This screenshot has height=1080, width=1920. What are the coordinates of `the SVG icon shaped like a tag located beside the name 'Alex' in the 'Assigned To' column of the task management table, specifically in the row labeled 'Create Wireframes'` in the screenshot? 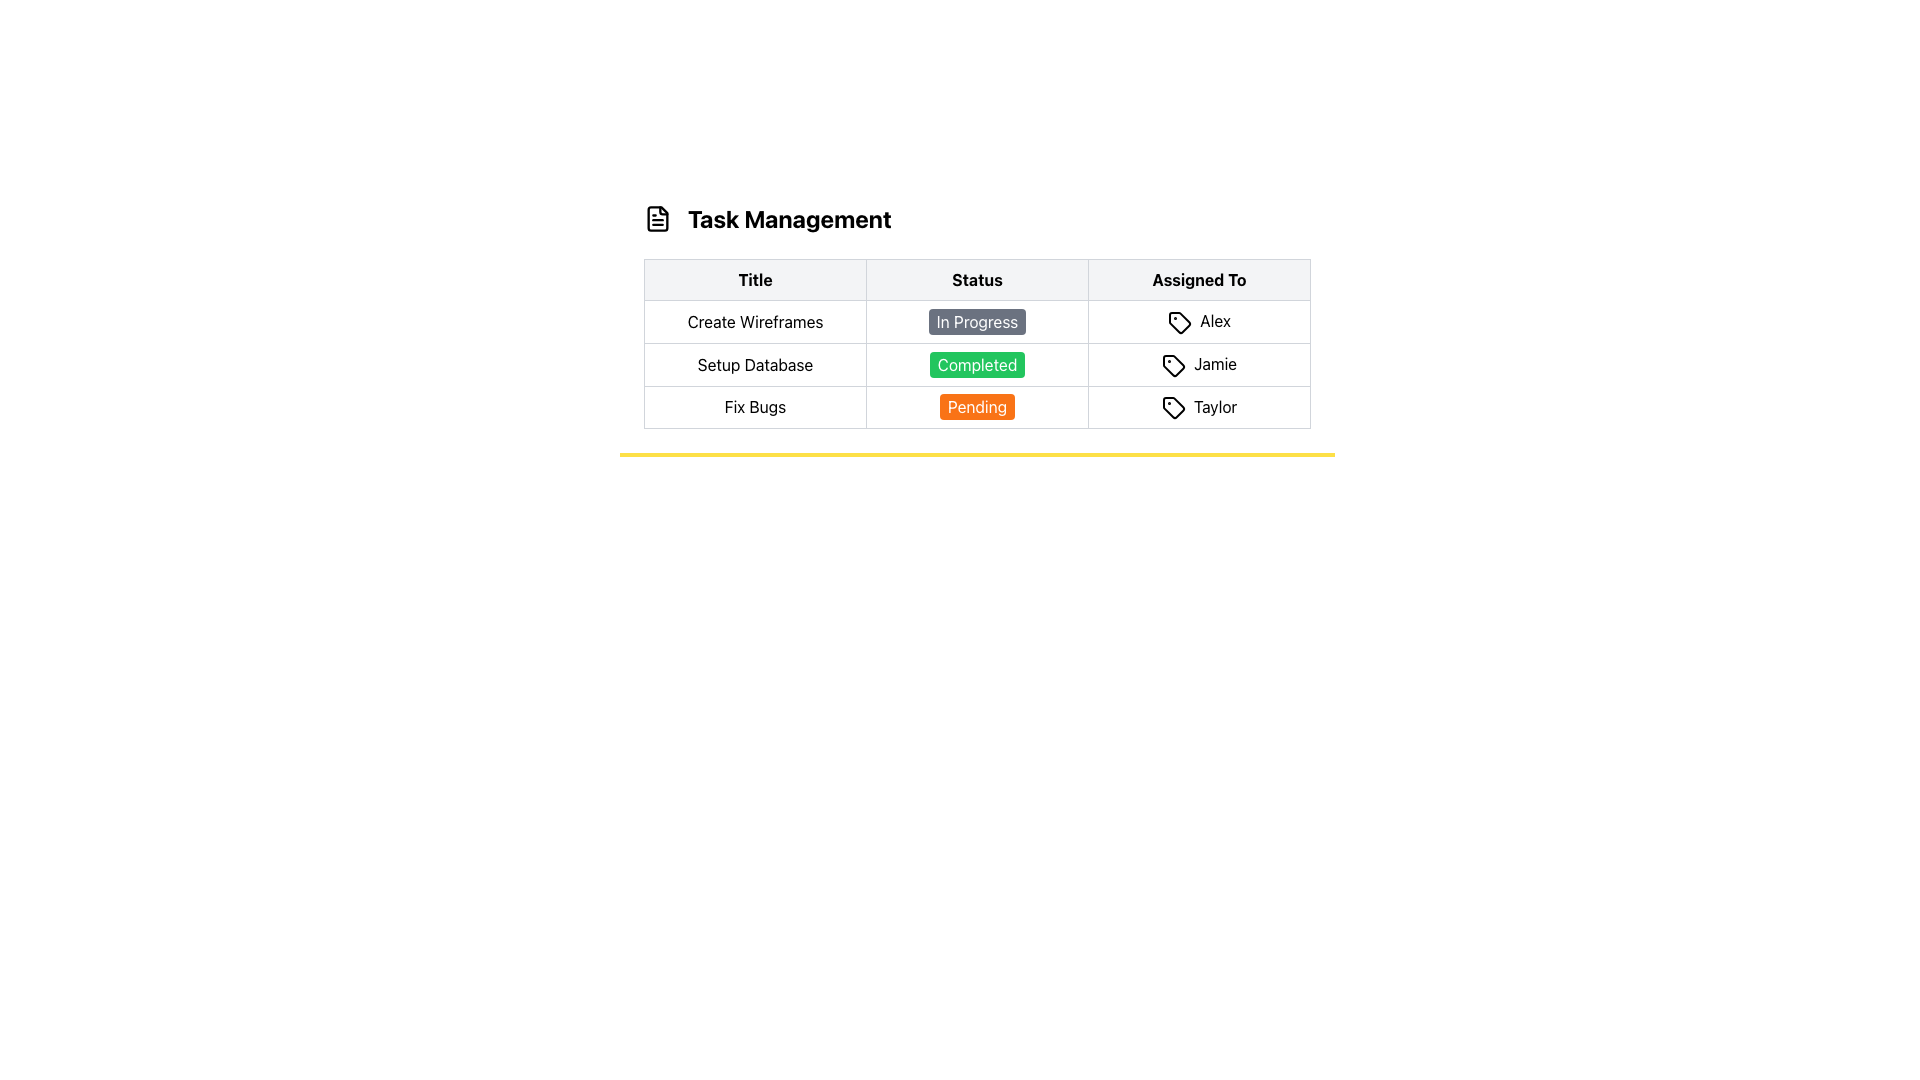 It's located at (1180, 321).